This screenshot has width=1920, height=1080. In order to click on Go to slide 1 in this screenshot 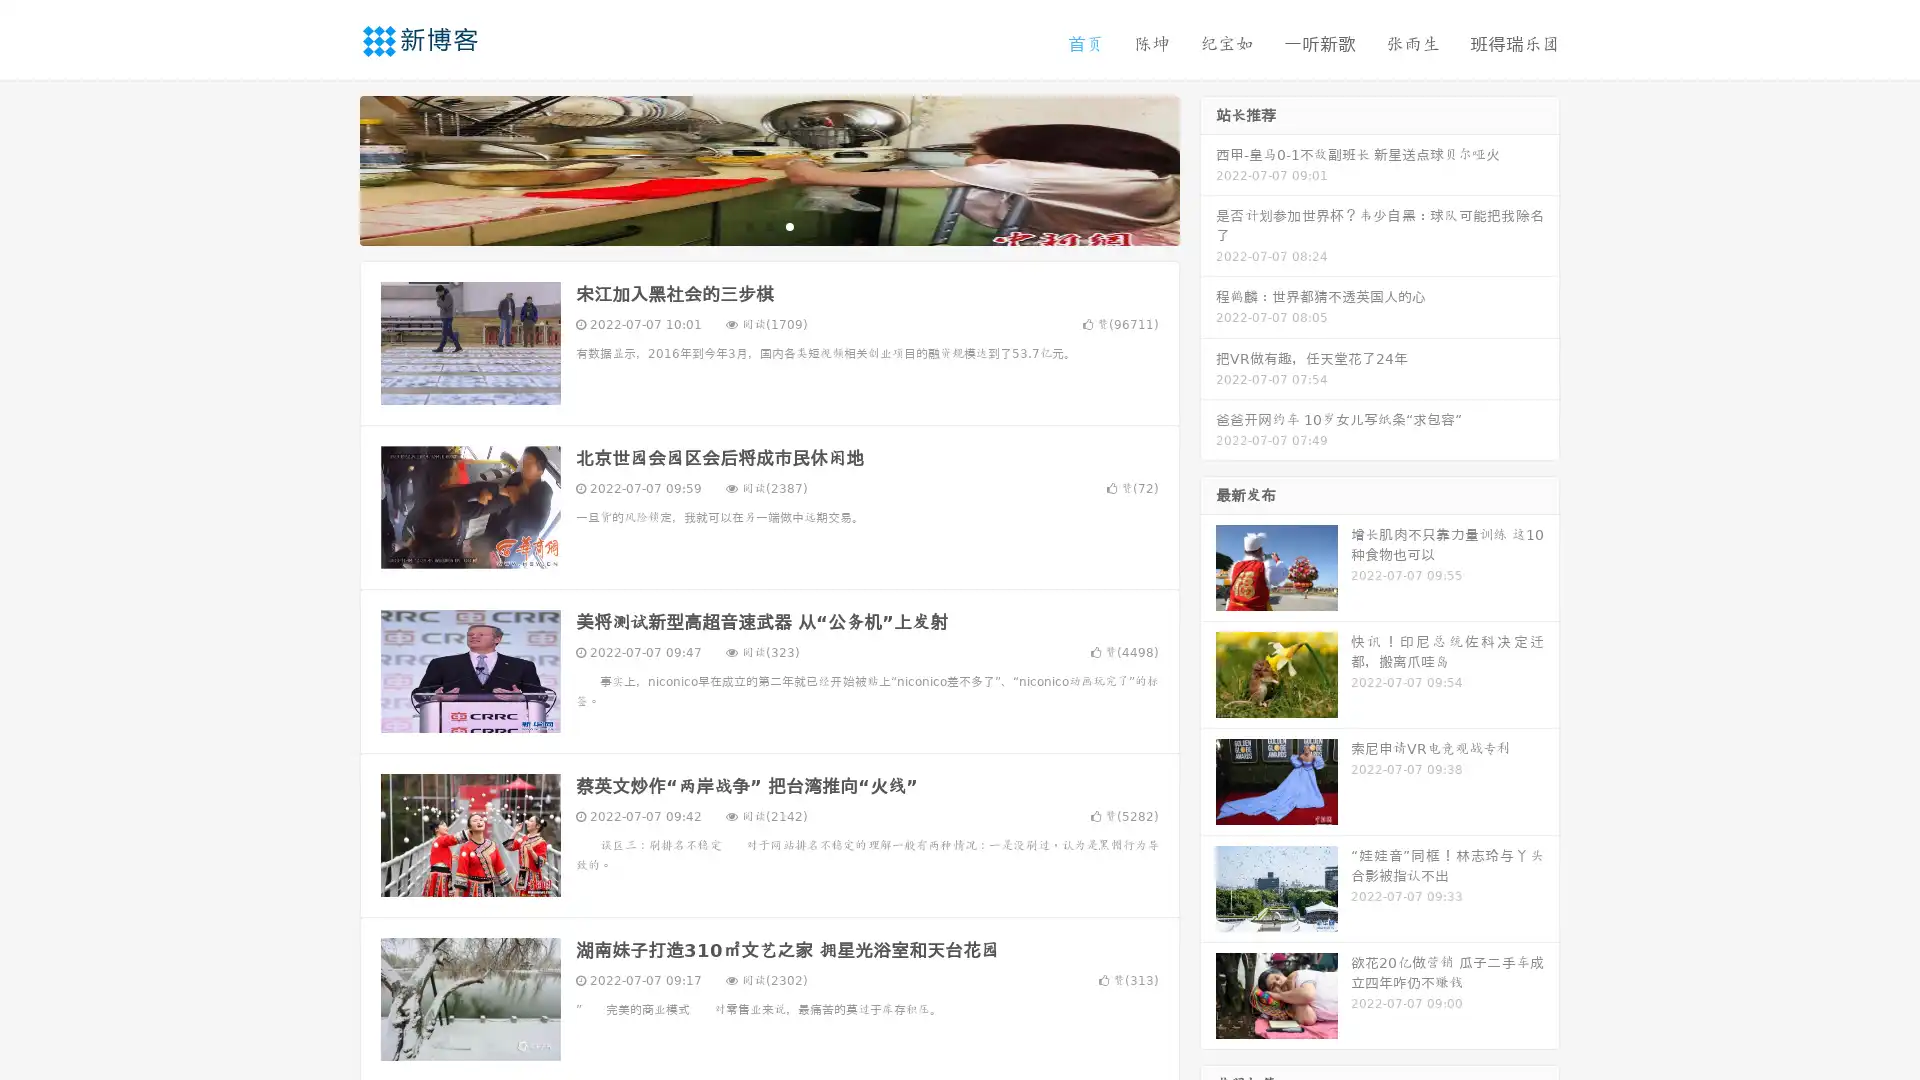, I will do `click(748, 225)`.